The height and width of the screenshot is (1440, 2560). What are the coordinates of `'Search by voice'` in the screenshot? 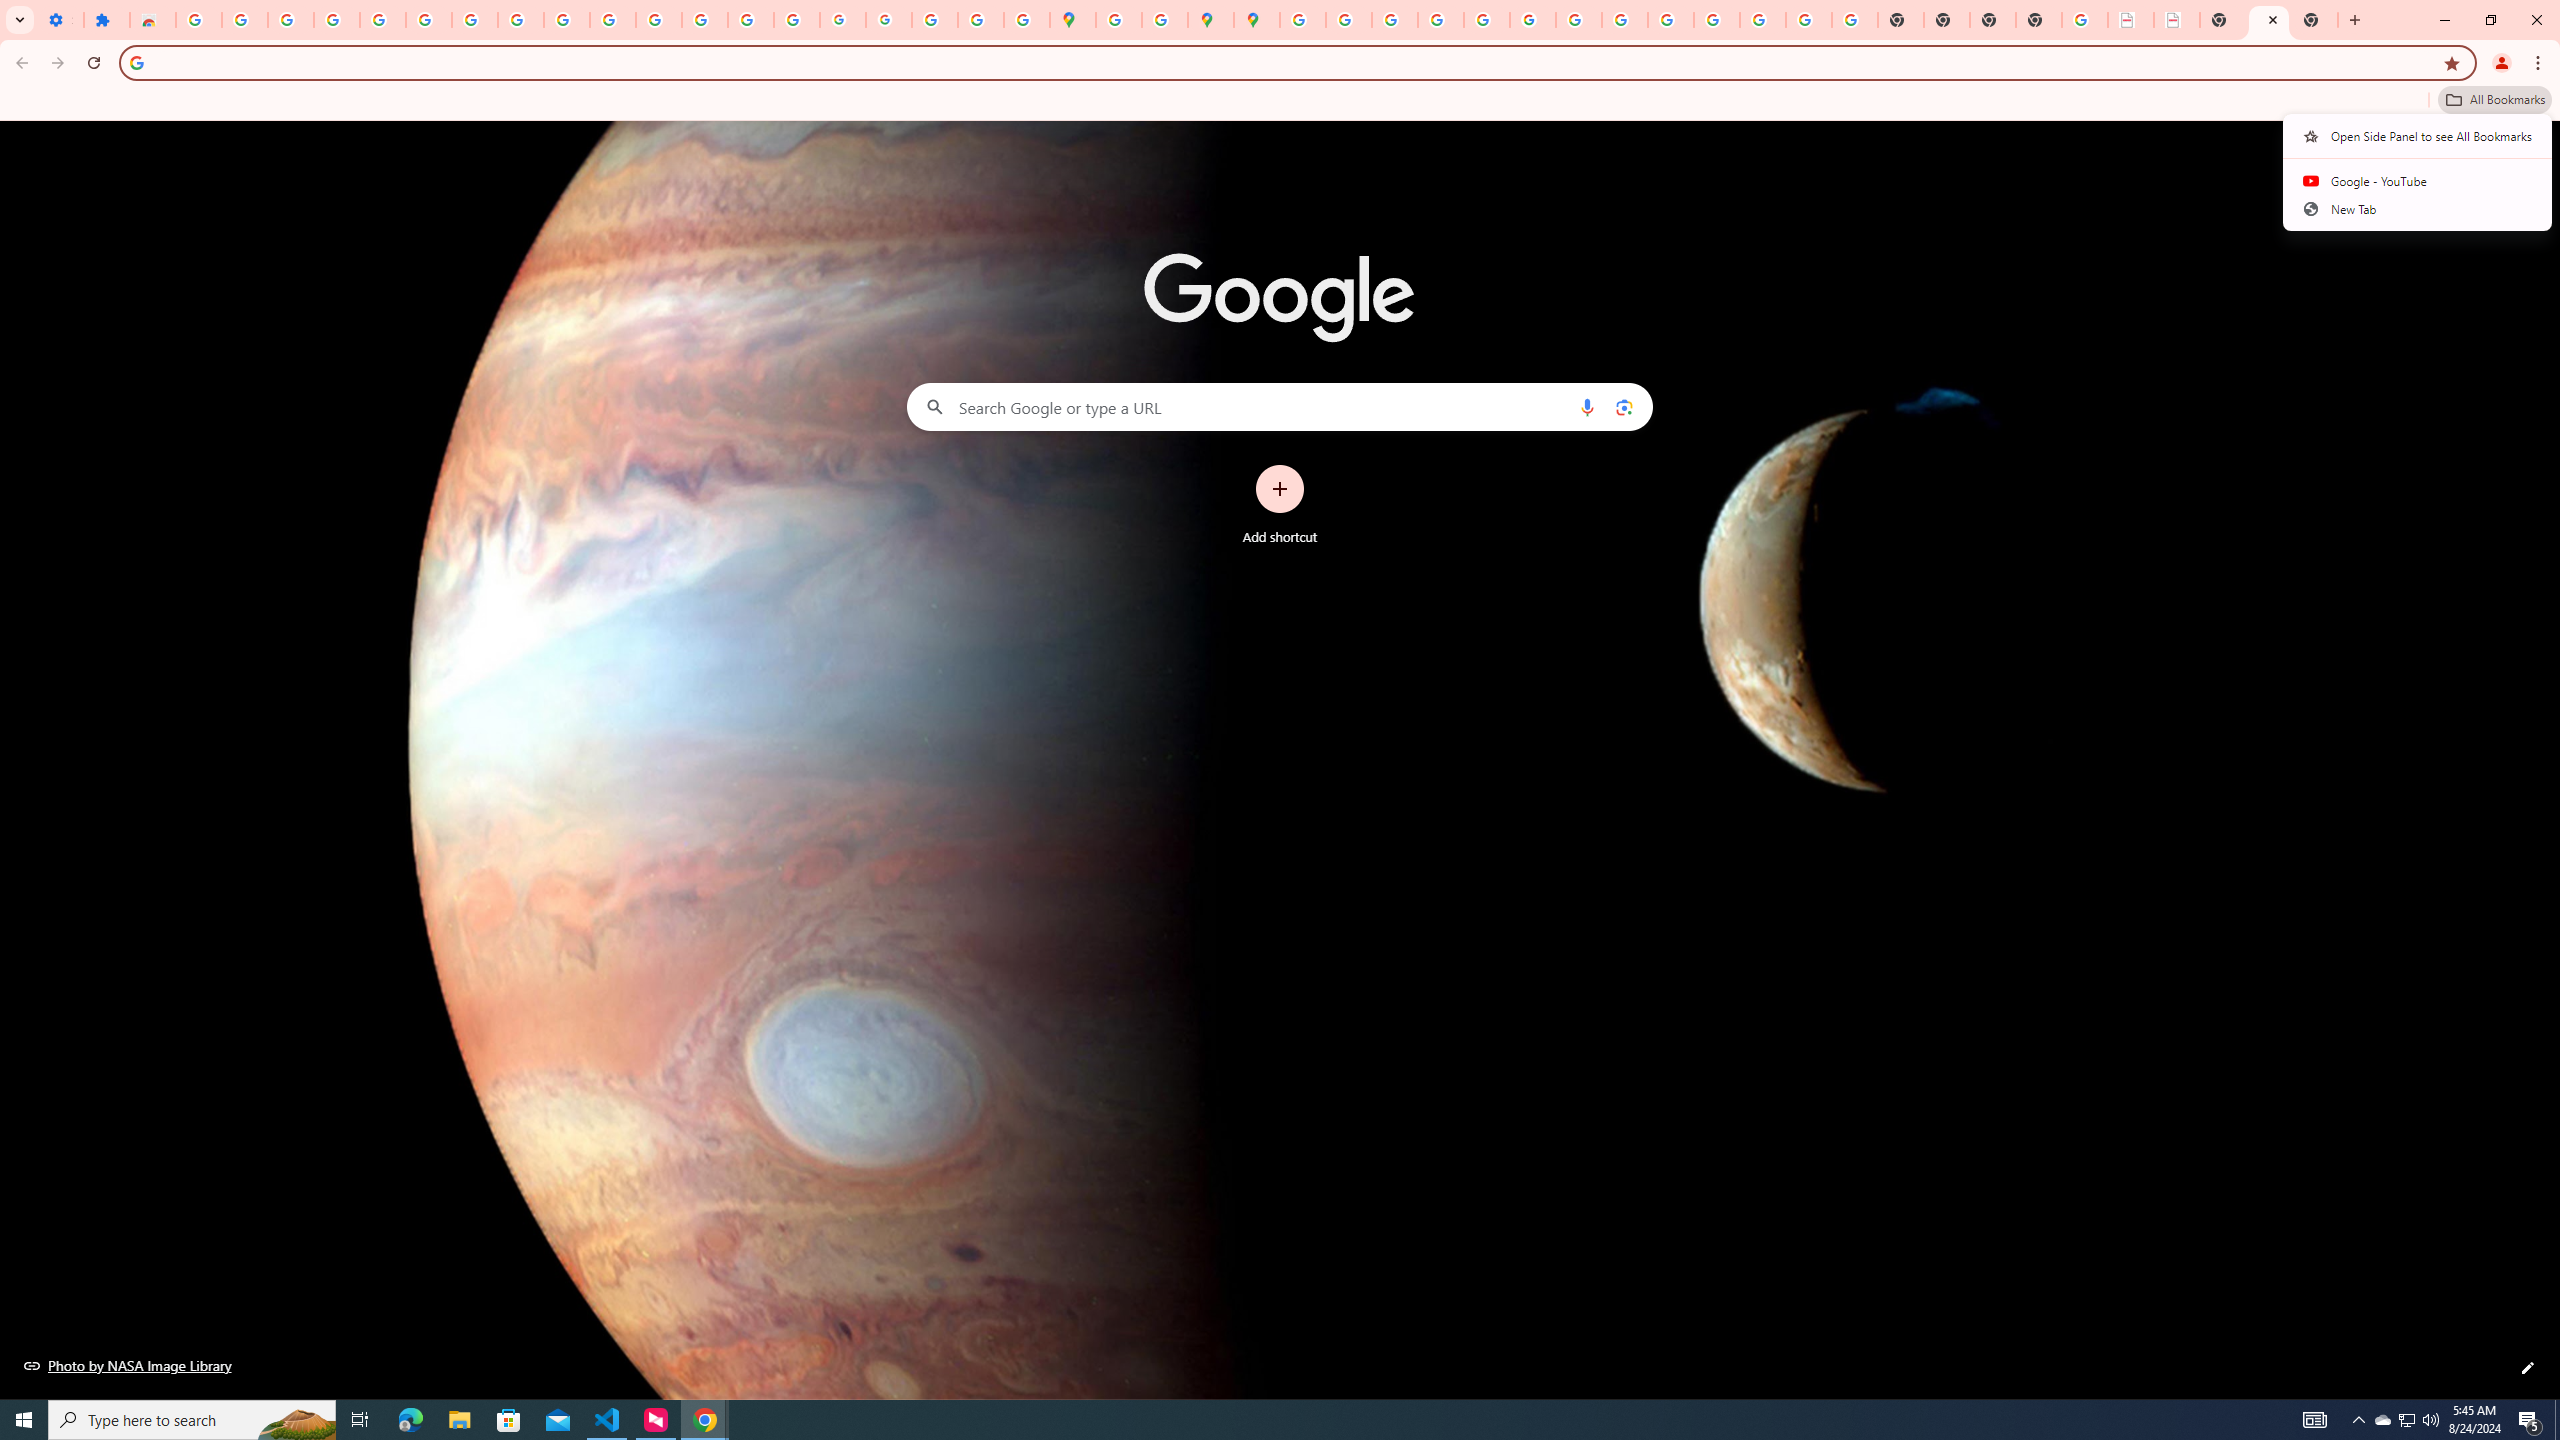 It's located at (1586, 405).